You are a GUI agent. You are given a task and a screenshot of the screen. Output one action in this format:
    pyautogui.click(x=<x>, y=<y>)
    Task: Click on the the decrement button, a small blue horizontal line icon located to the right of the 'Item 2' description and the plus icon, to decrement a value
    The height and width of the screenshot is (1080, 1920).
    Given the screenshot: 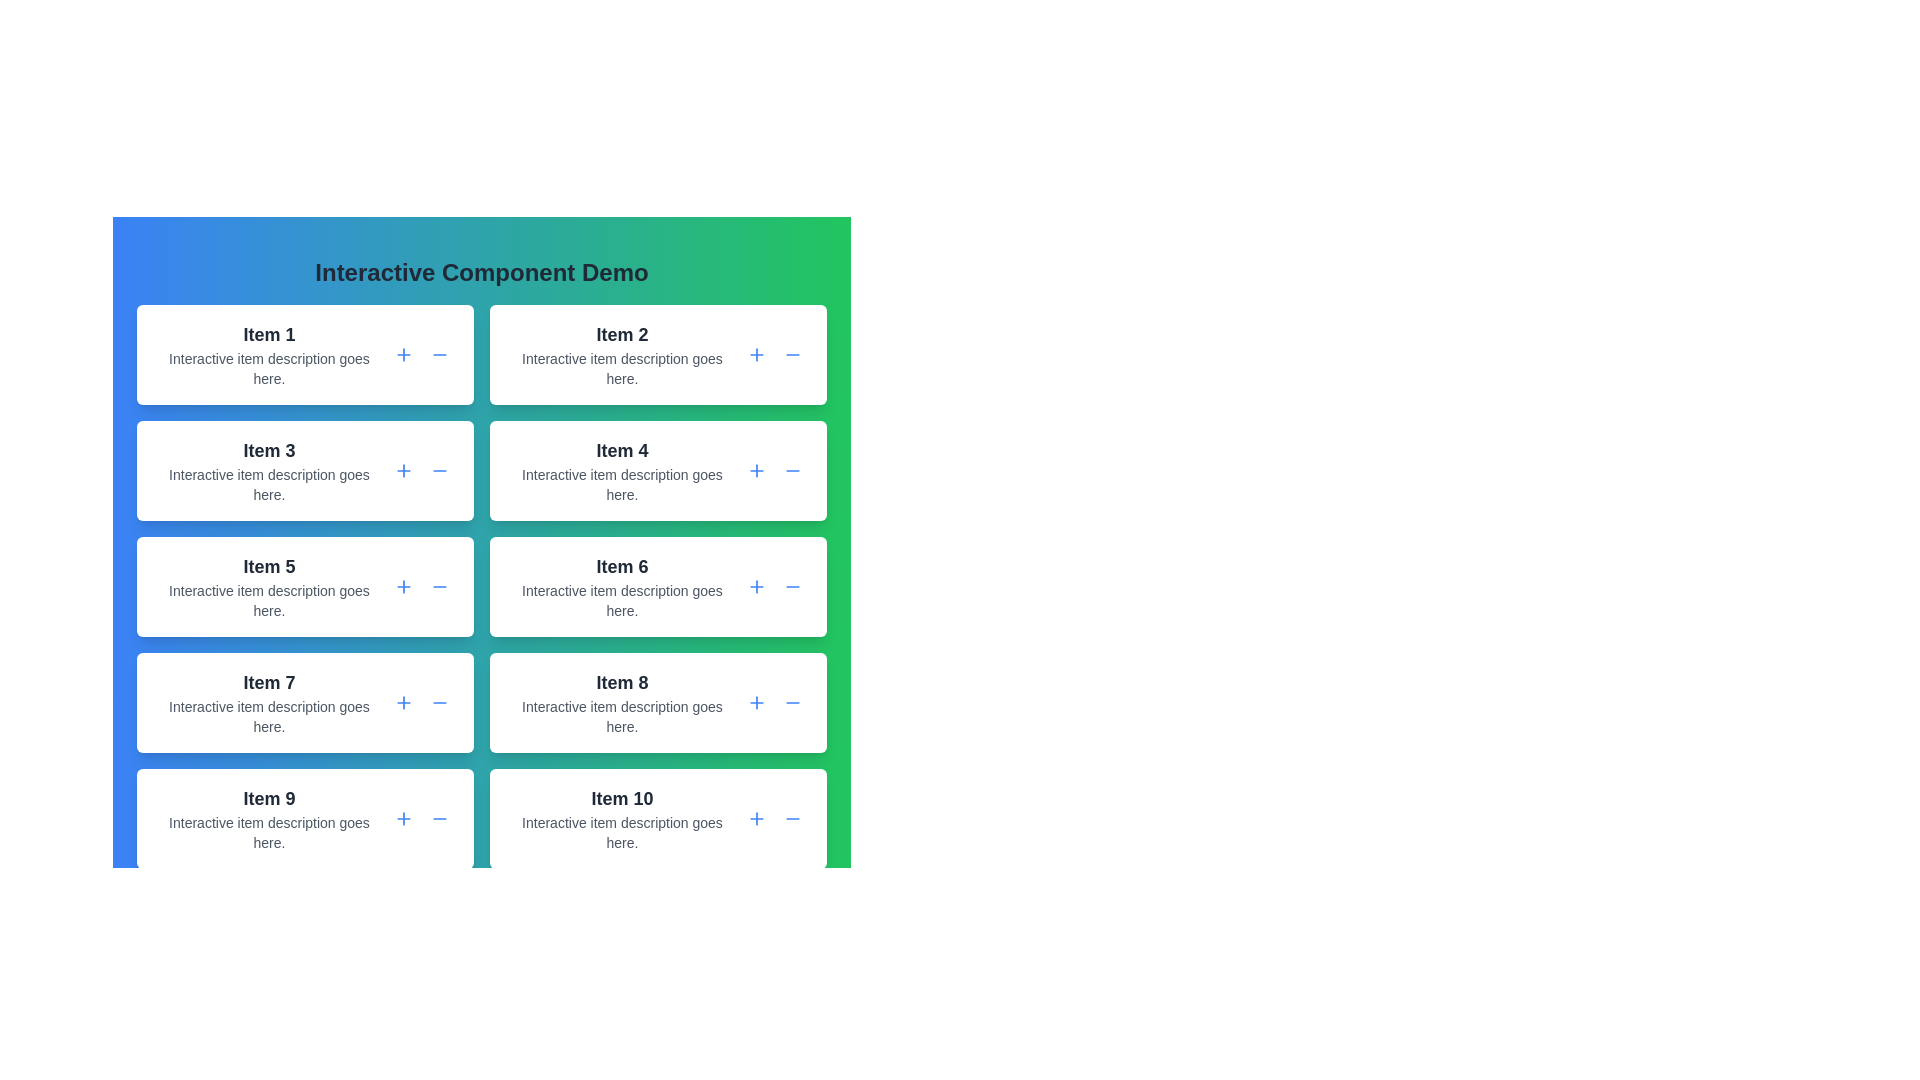 What is the action you would take?
    pyautogui.click(x=791, y=353)
    